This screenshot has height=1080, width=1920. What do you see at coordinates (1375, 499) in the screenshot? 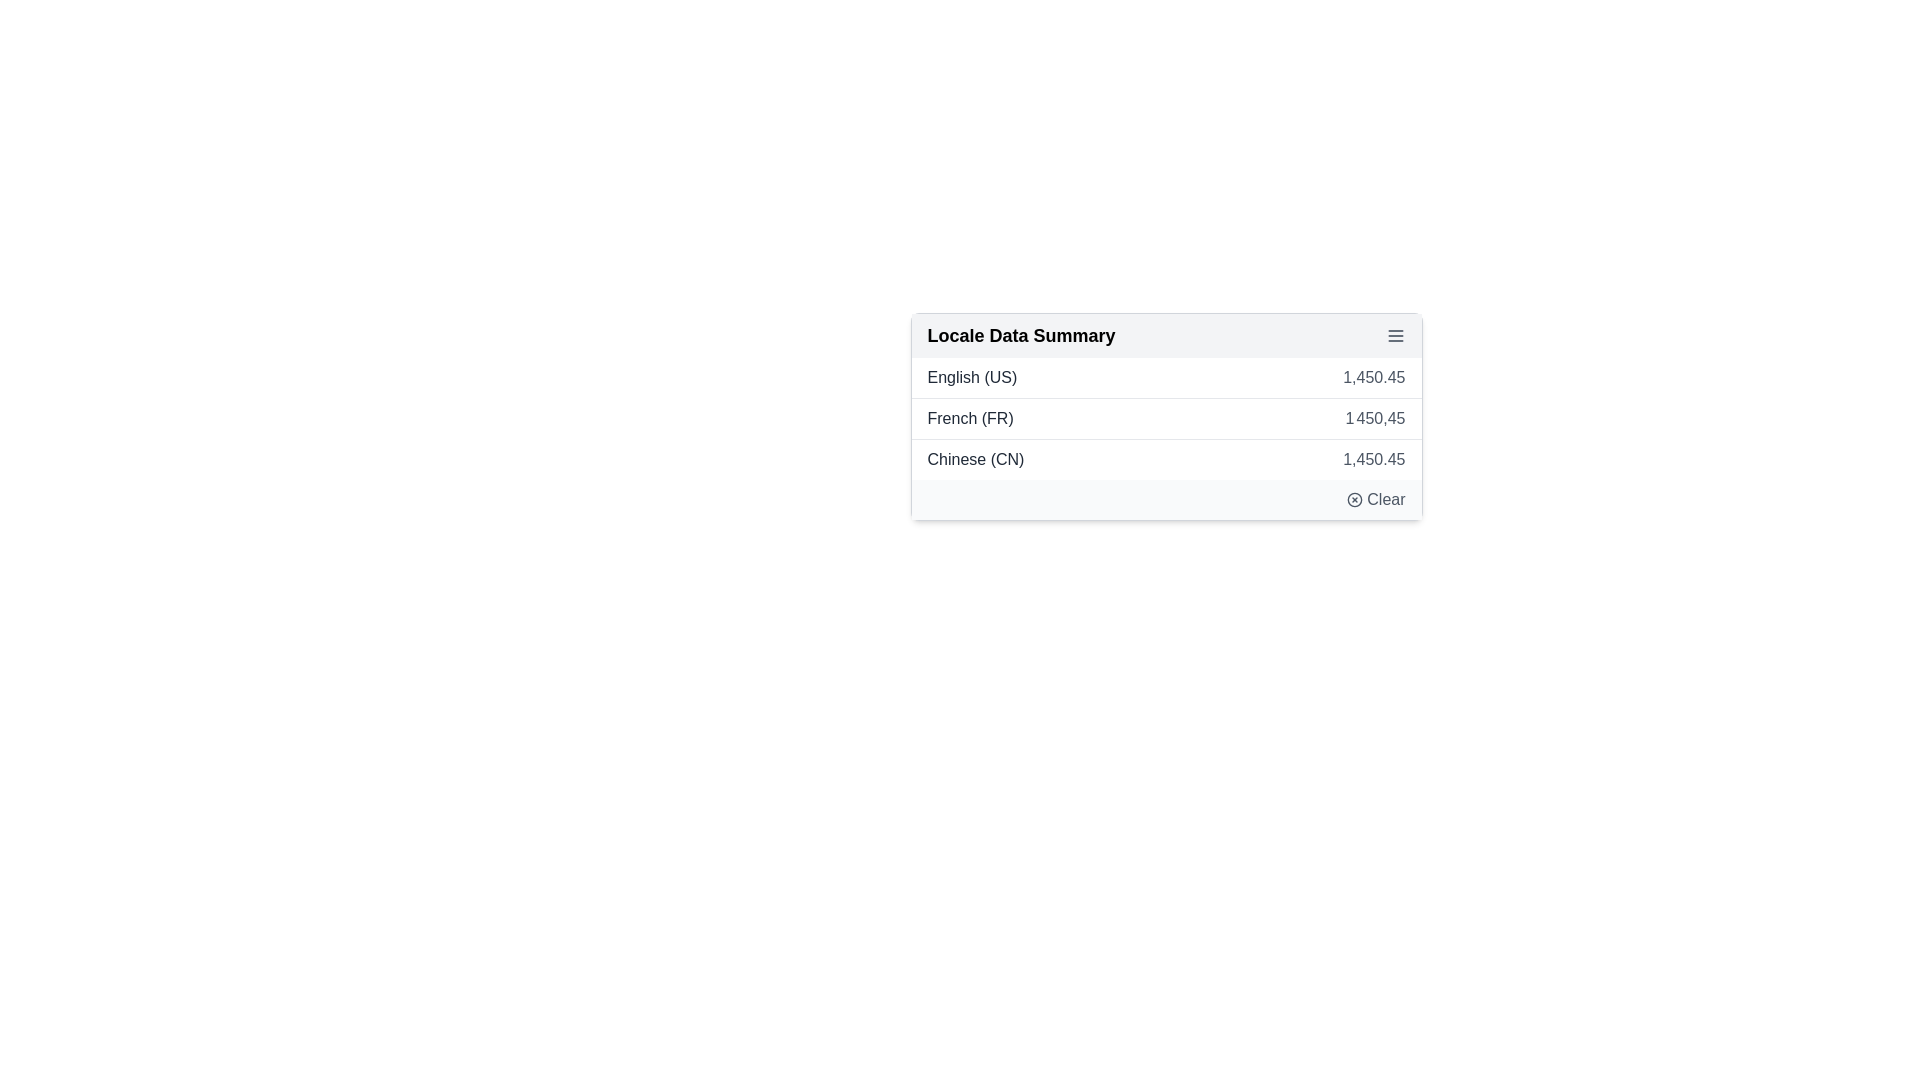
I see `the 'Clear' button with an icon and text located in the bottom-right corner of the 'Locale Data Summary' panel` at bounding box center [1375, 499].